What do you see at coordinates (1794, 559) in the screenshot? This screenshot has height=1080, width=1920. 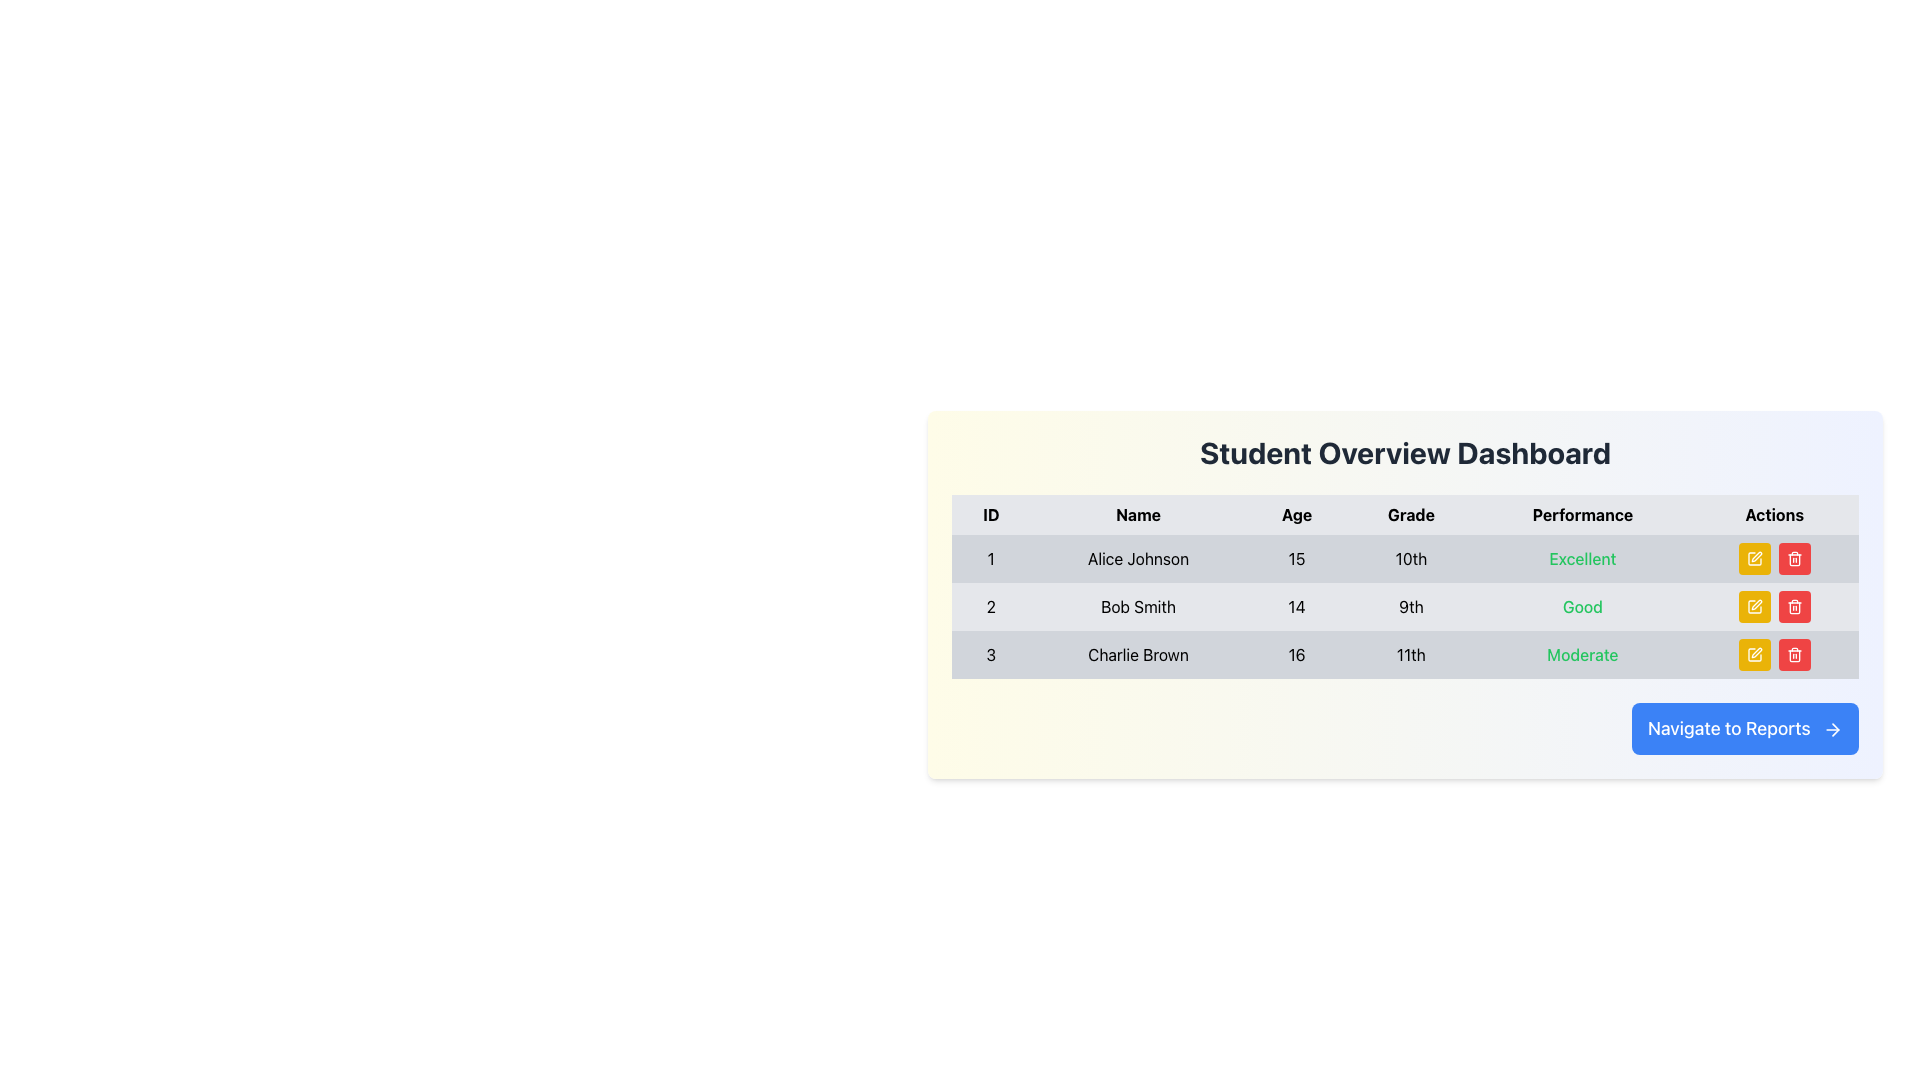 I see `the delete button located in the 'Actions' column of the second row of the table` at bounding box center [1794, 559].